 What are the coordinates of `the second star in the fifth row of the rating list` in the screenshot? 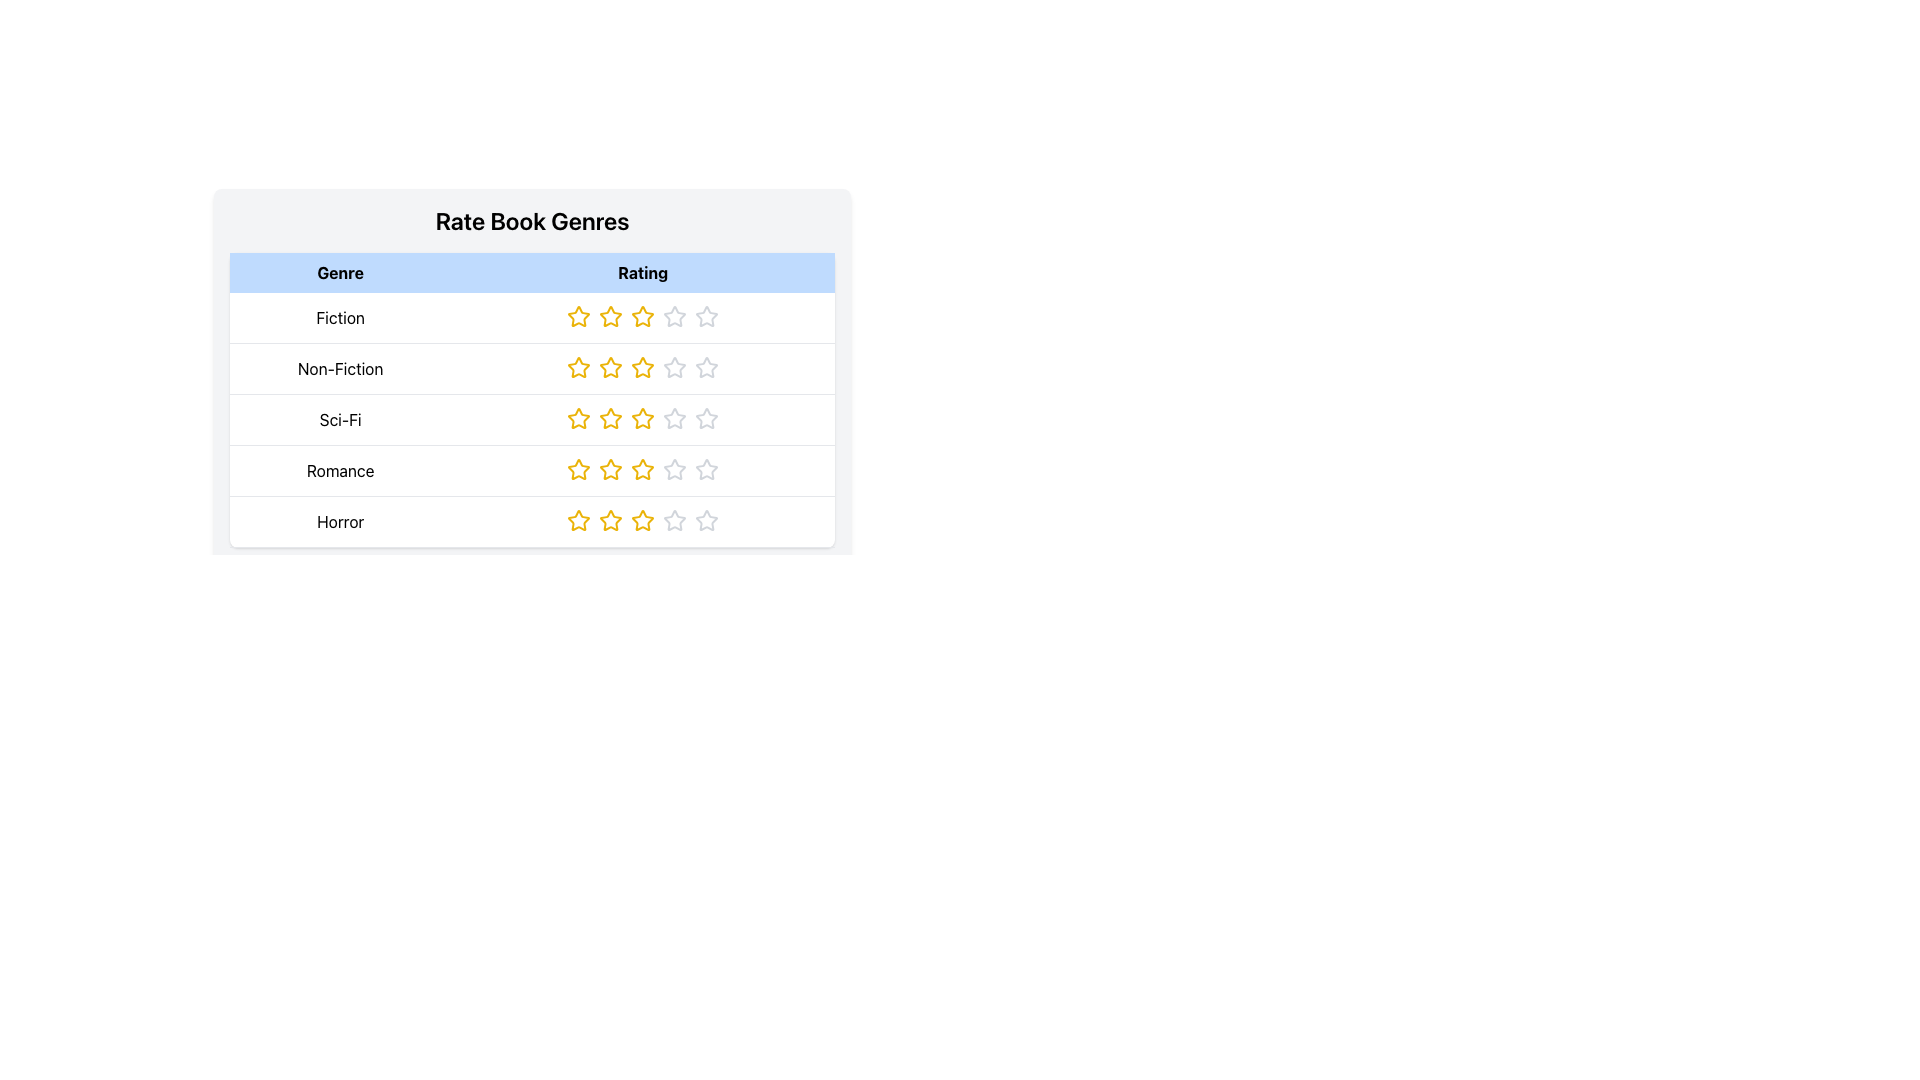 It's located at (610, 519).